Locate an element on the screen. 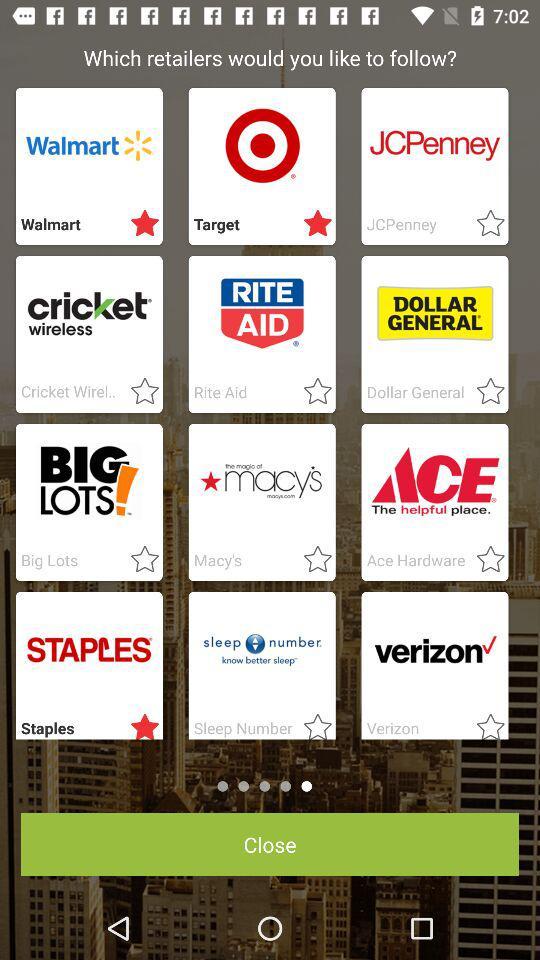 This screenshot has height=960, width=540. to favorites is located at coordinates (483, 722).